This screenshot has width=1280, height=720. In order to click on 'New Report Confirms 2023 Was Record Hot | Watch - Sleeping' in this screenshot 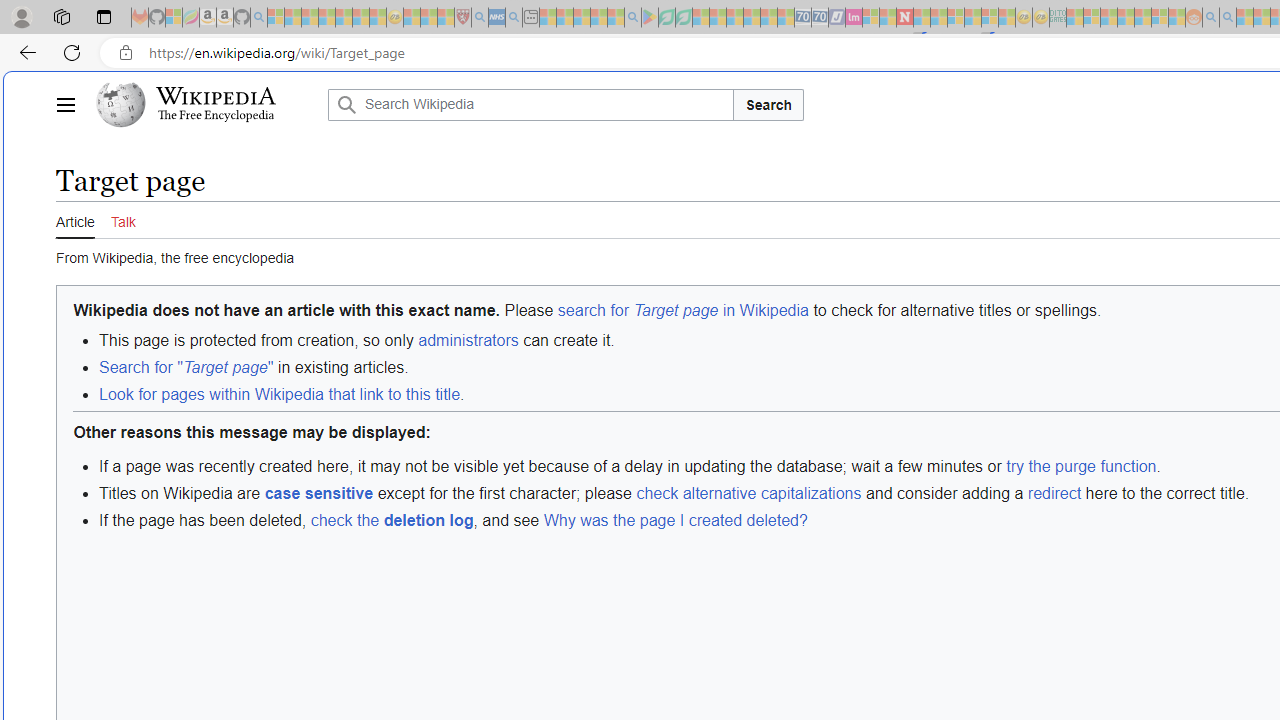, I will do `click(343, 17)`.